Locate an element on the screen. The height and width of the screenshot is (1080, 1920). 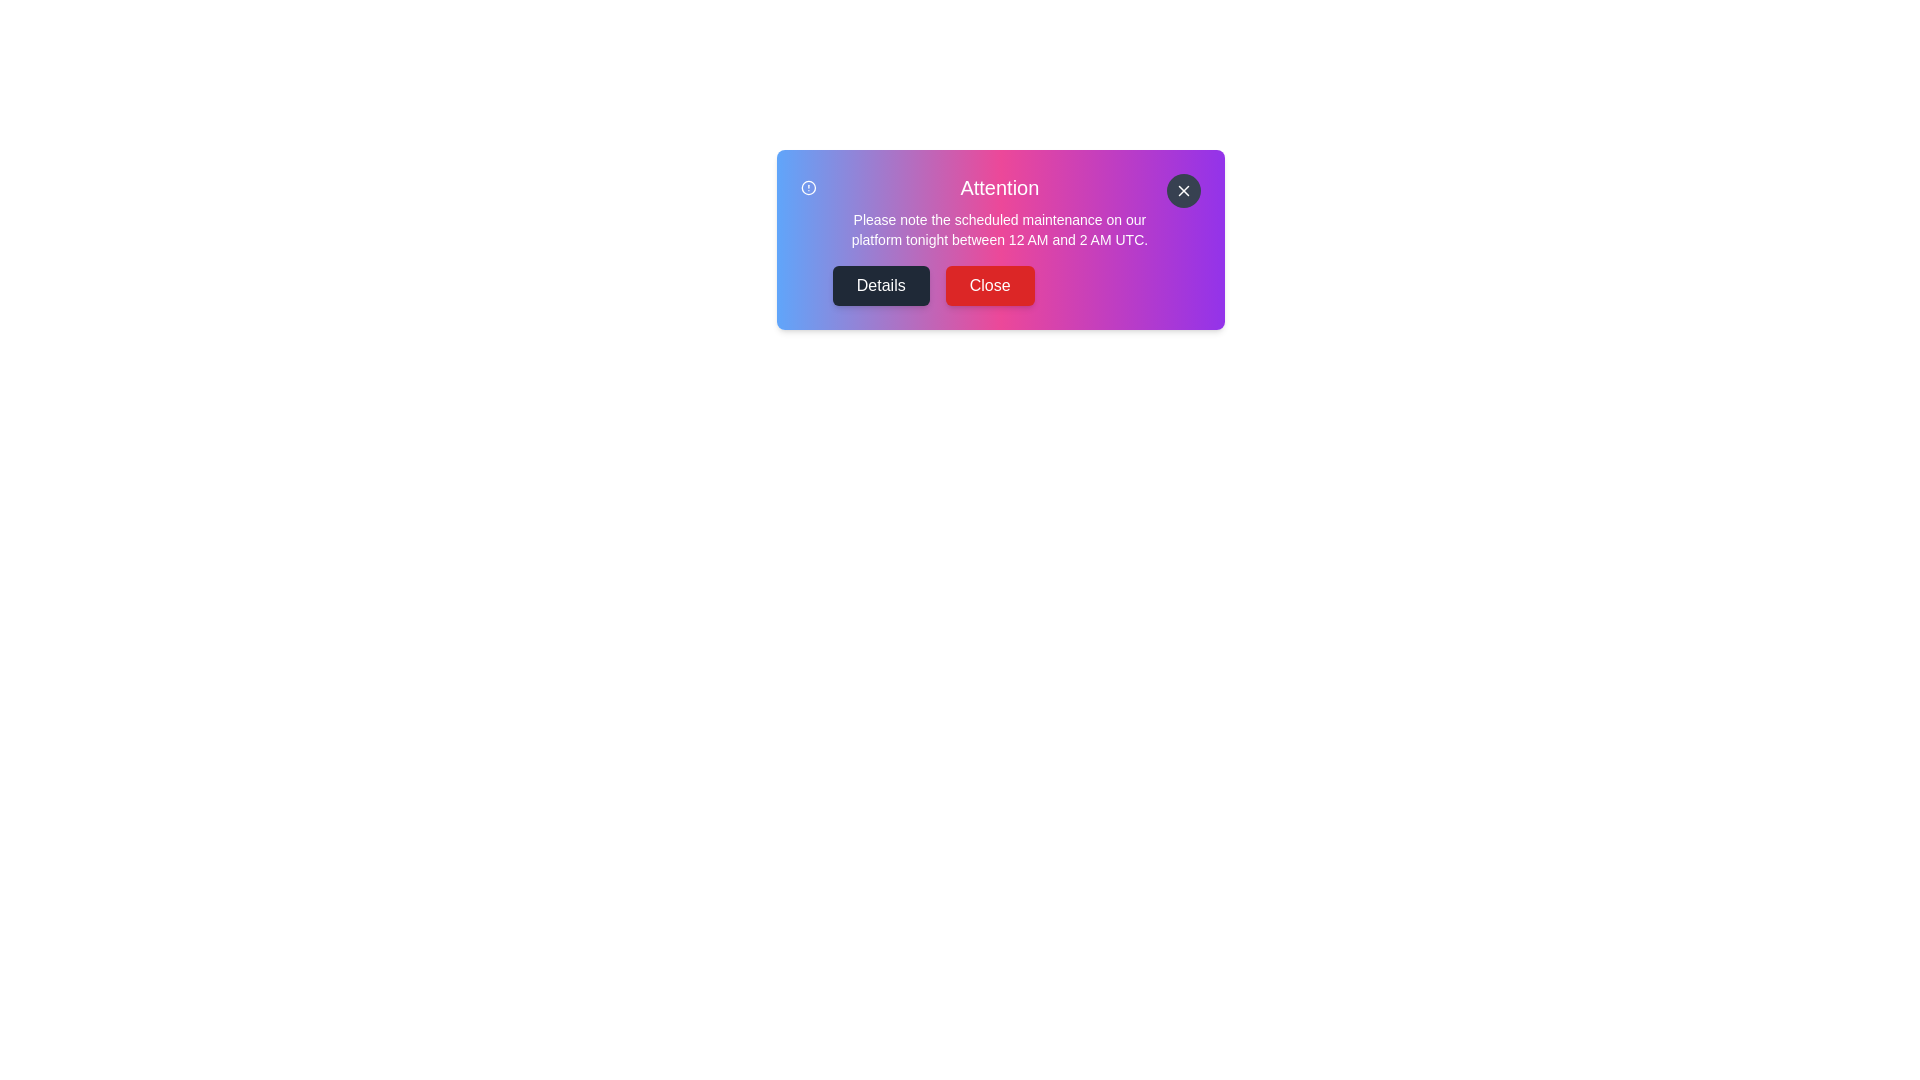
the 'Attention' text in the alert component is located at coordinates (999, 188).